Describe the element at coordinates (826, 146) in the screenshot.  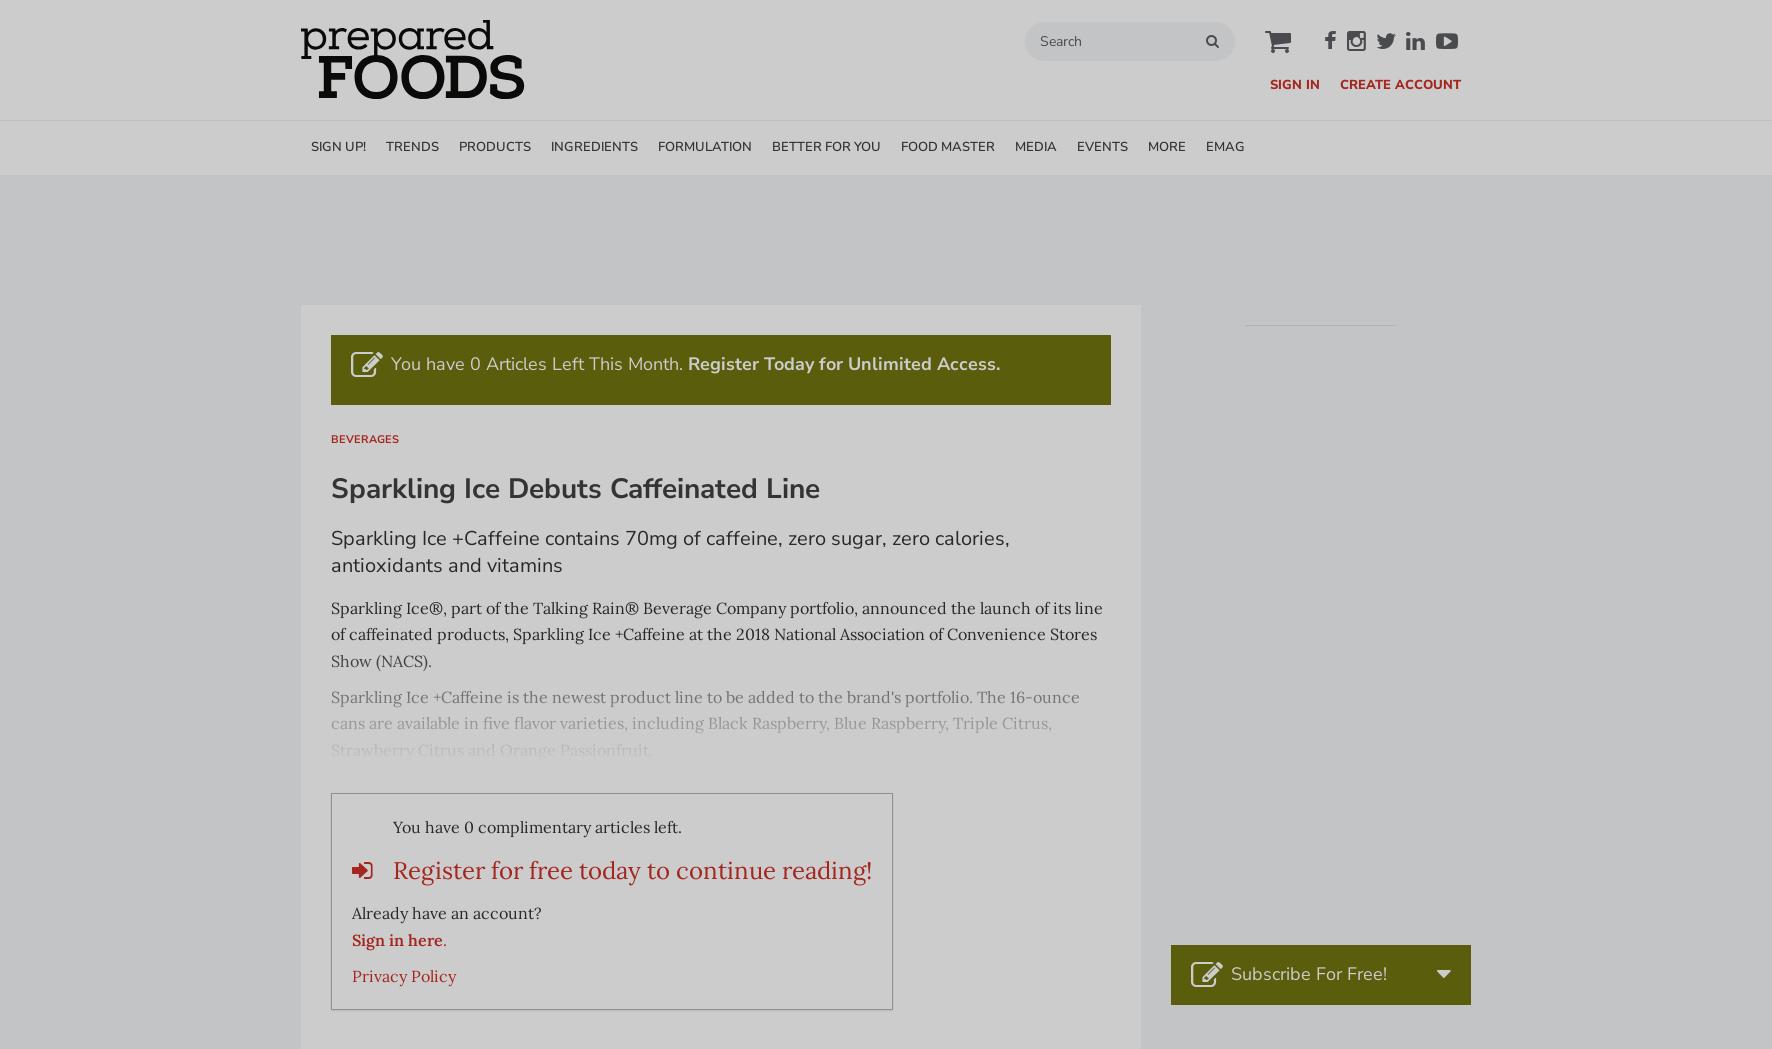
I see `'BETTER FOR YOU'` at that location.